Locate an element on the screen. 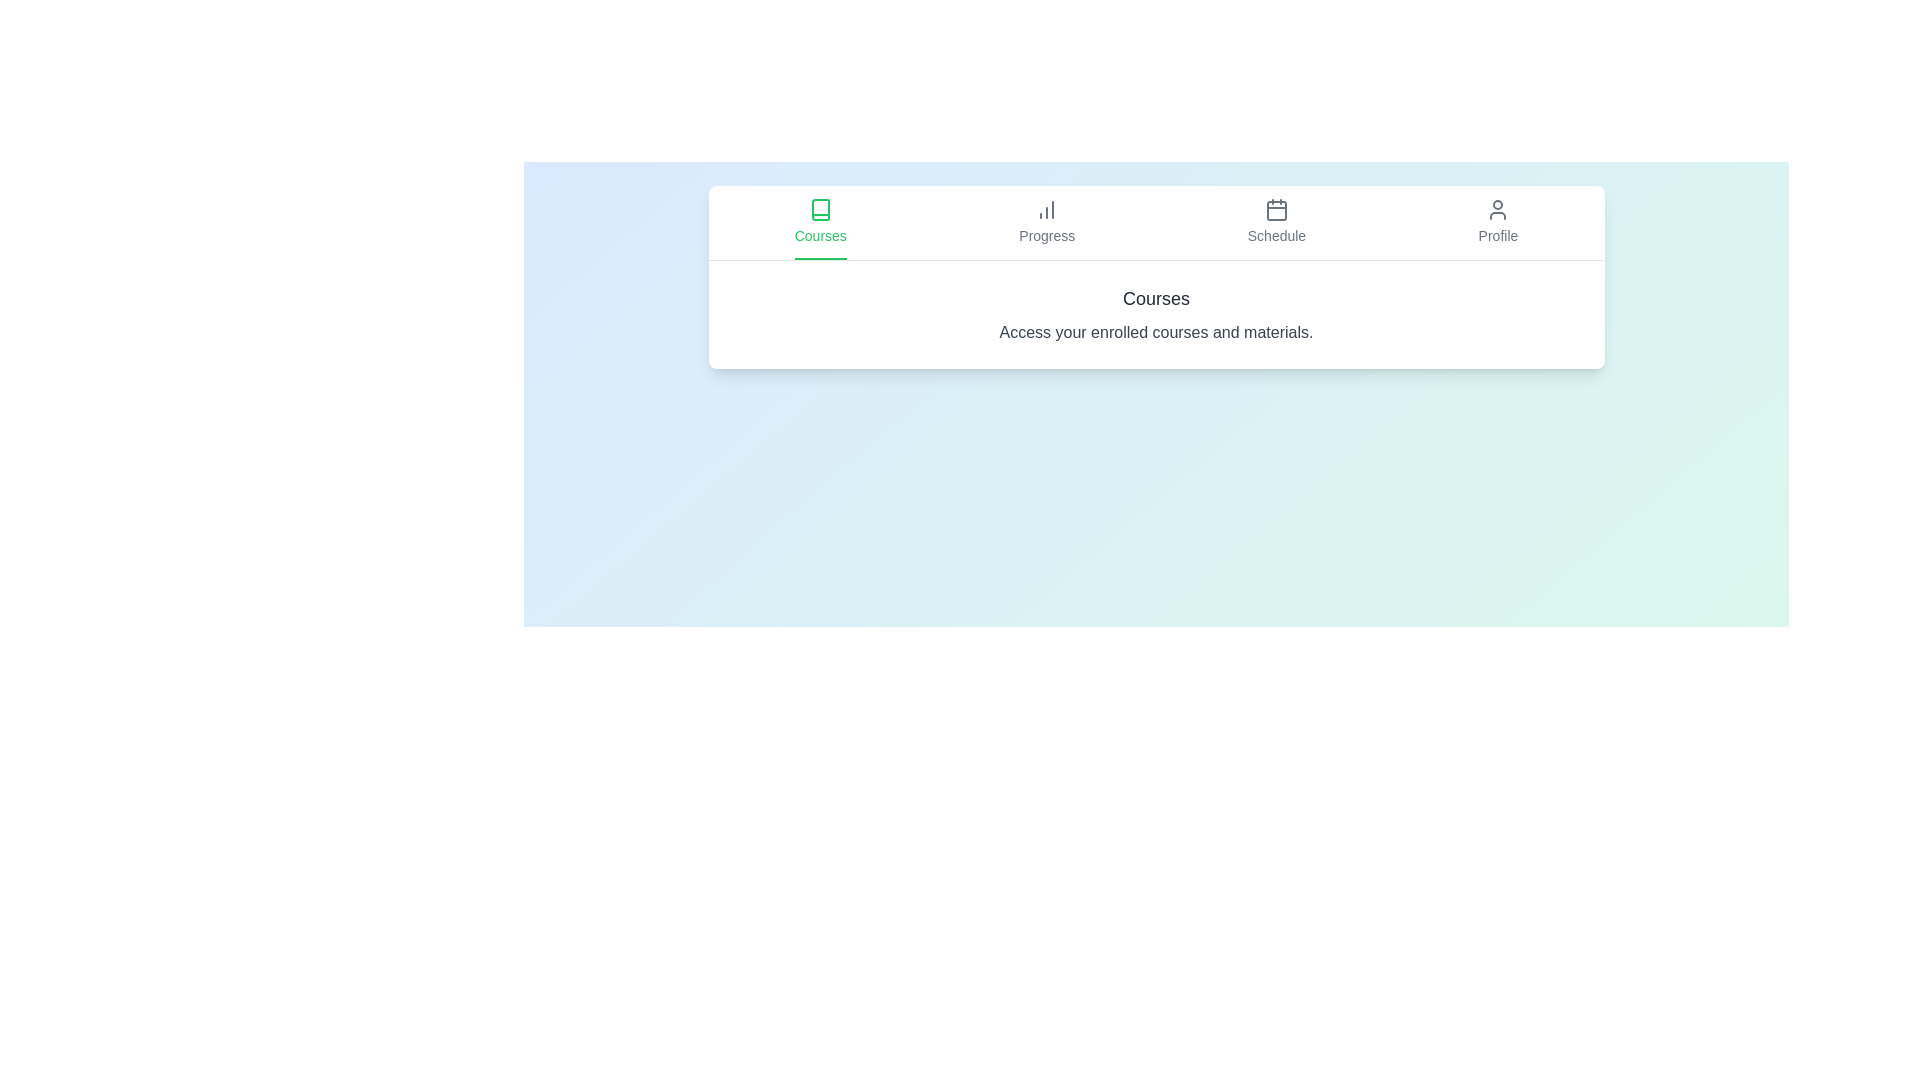 The height and width of the screenshot is (1080, 1920). the tab labeled Progress to read its description is located at coordinates (1046, 223).